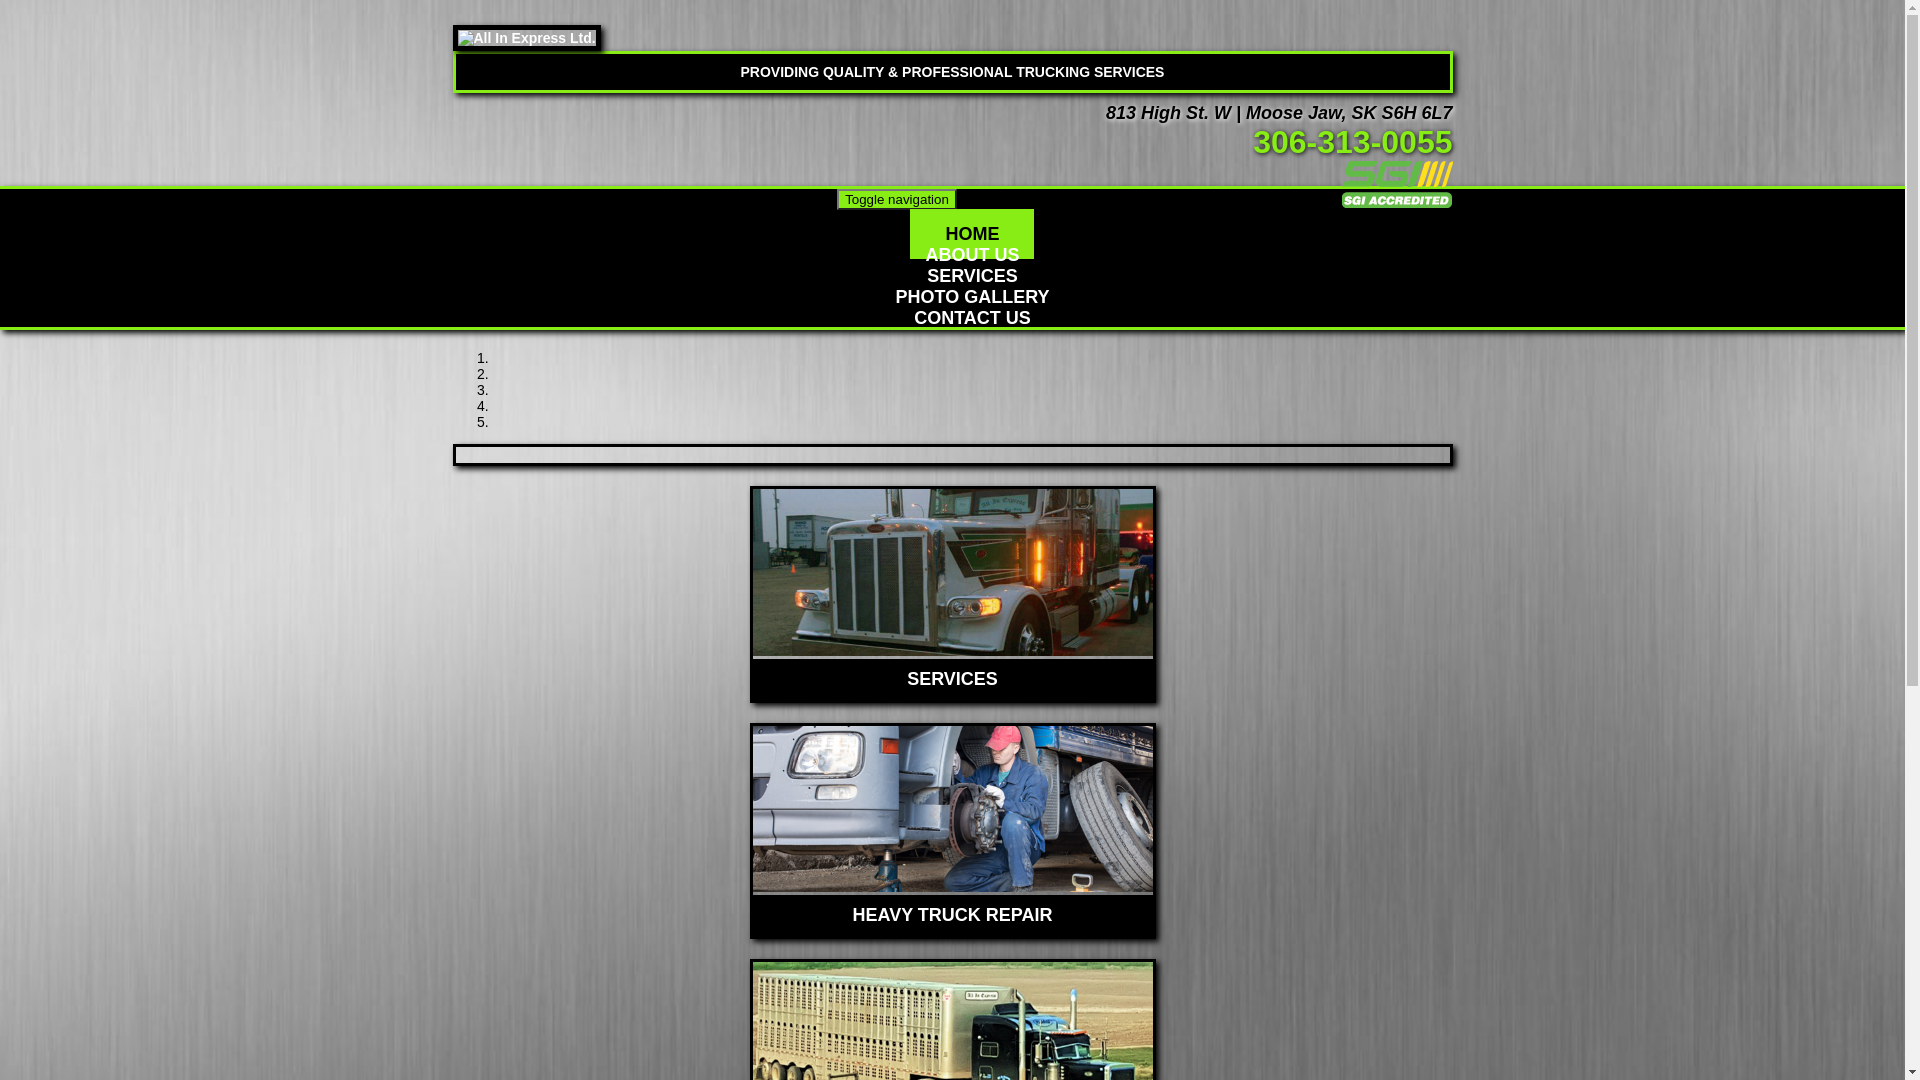  I want to click on 'SERVICES', so click(751, 671).